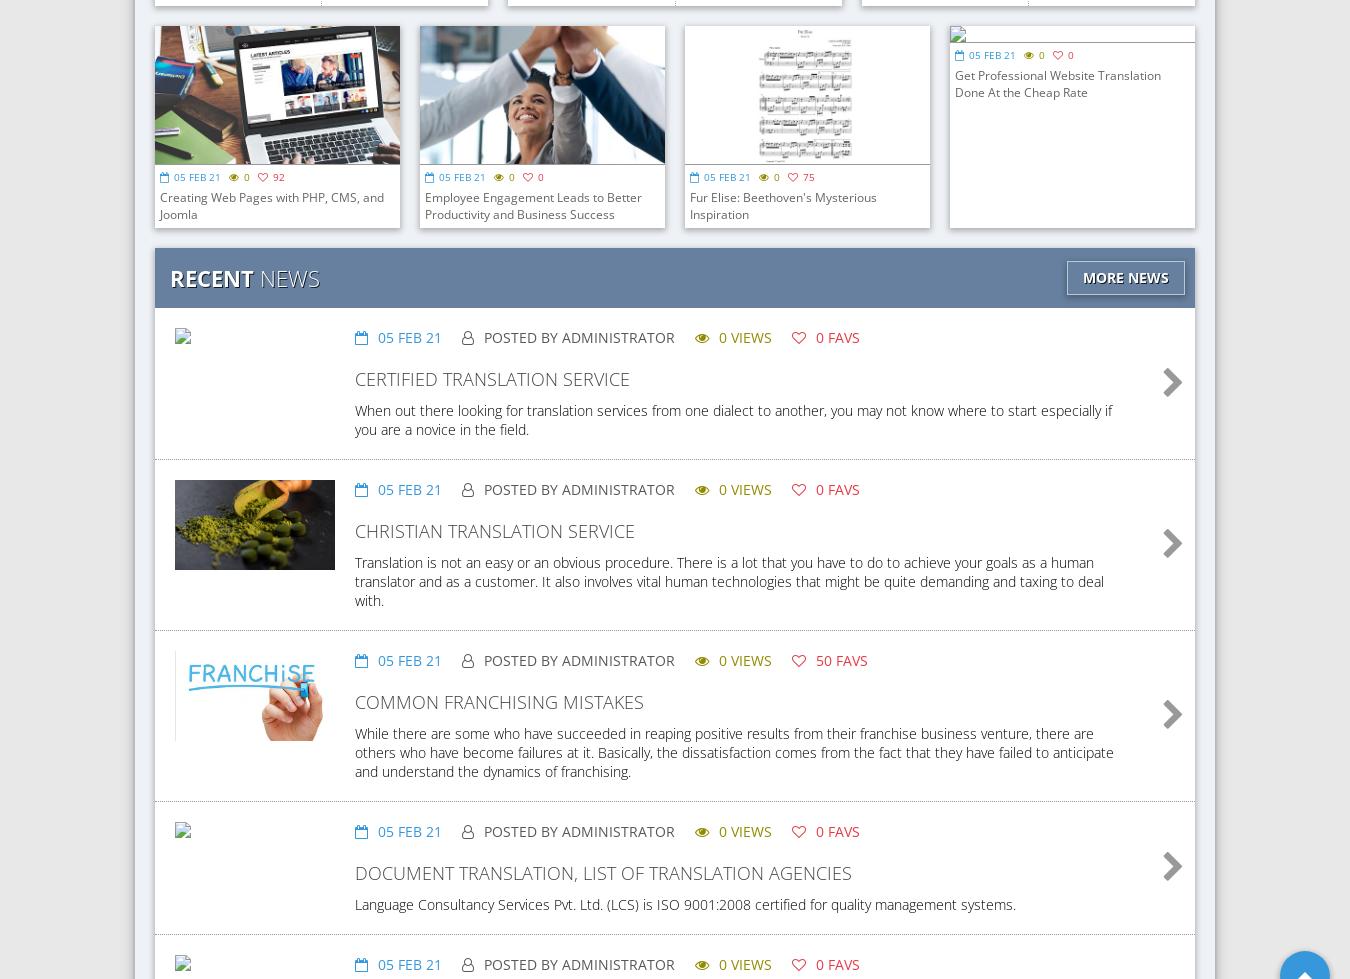 The image size is (1350, 979). Describe the element at coordinates (211, 278) in the screenshot. I see `'Recent'` at that location.